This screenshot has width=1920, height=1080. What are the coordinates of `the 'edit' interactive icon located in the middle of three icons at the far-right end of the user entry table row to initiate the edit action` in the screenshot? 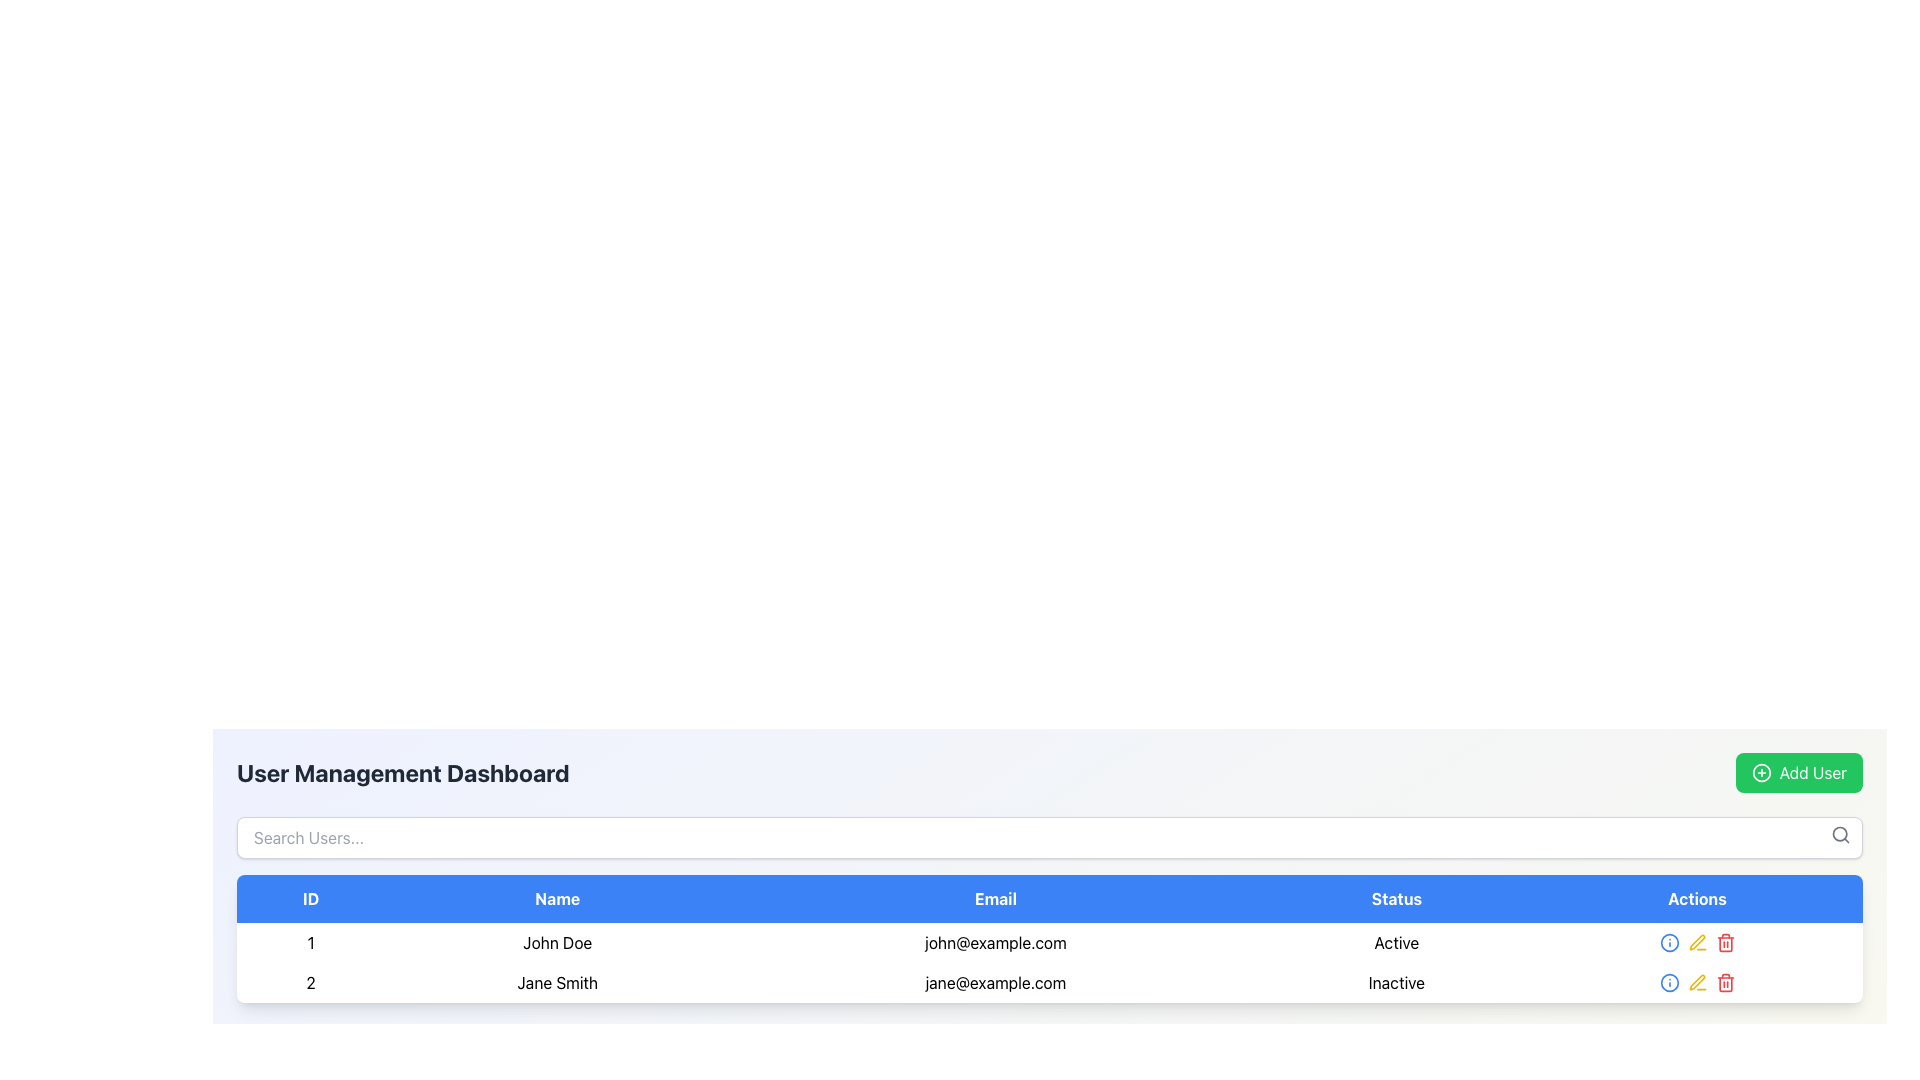 It's located at (1696, 942).